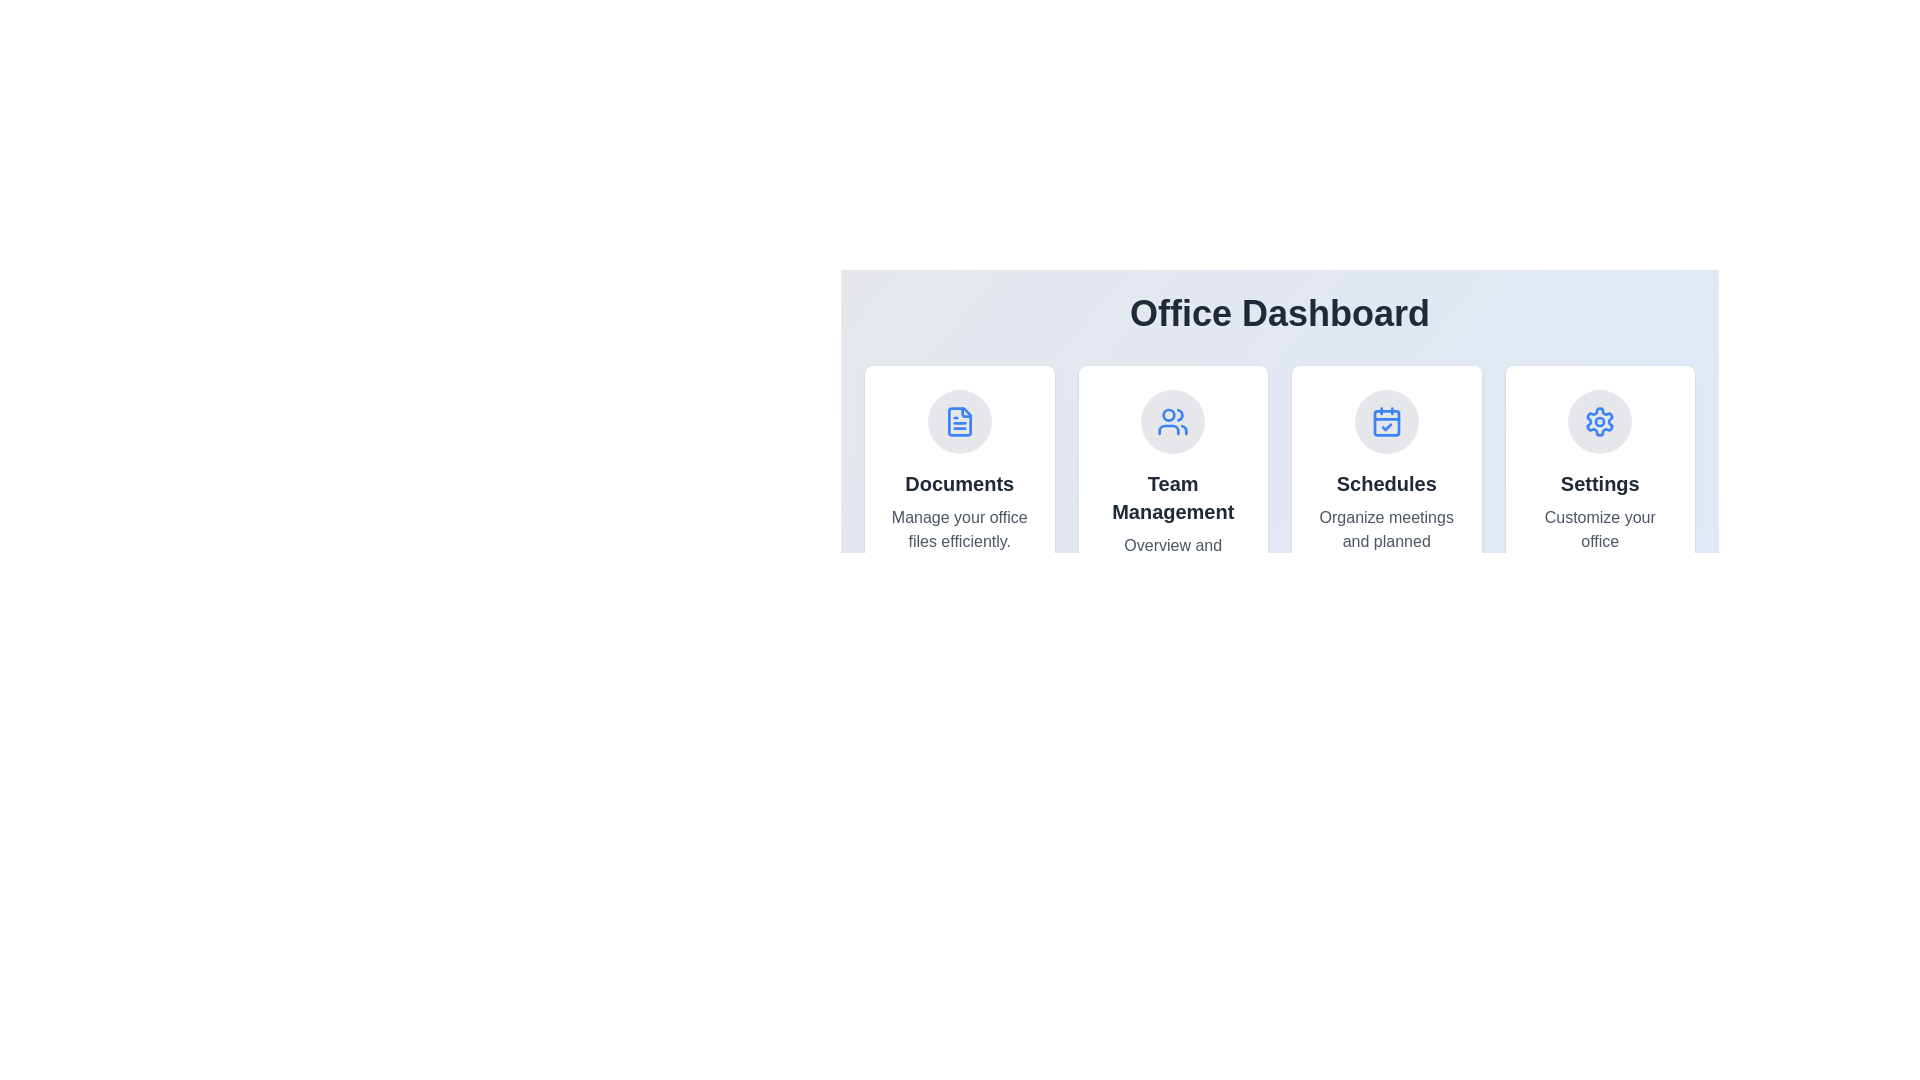  I want to click on static text label that says 'Customize your office configurations.' which is styled in gray and centered under the 'Settings' header within the fourth card of the interface, so click(1600, 542).